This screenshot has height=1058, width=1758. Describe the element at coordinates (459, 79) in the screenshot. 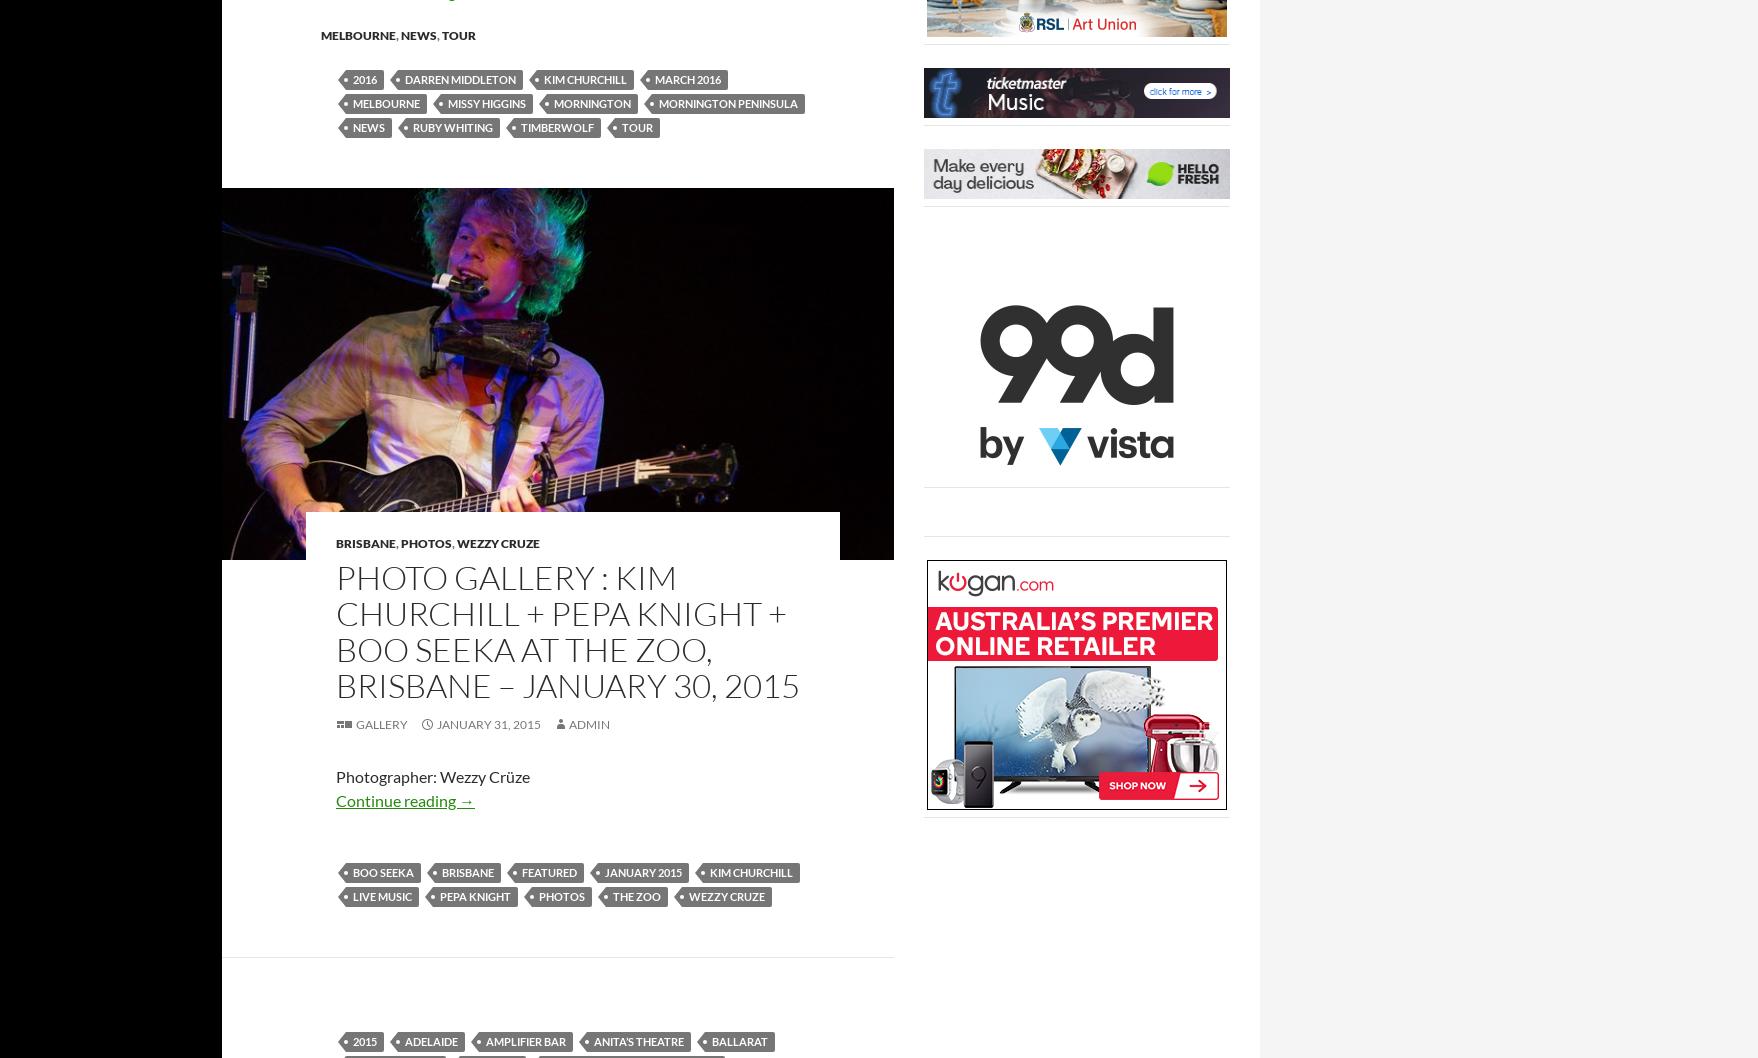

I see `'Darren Middleton'` at that location.